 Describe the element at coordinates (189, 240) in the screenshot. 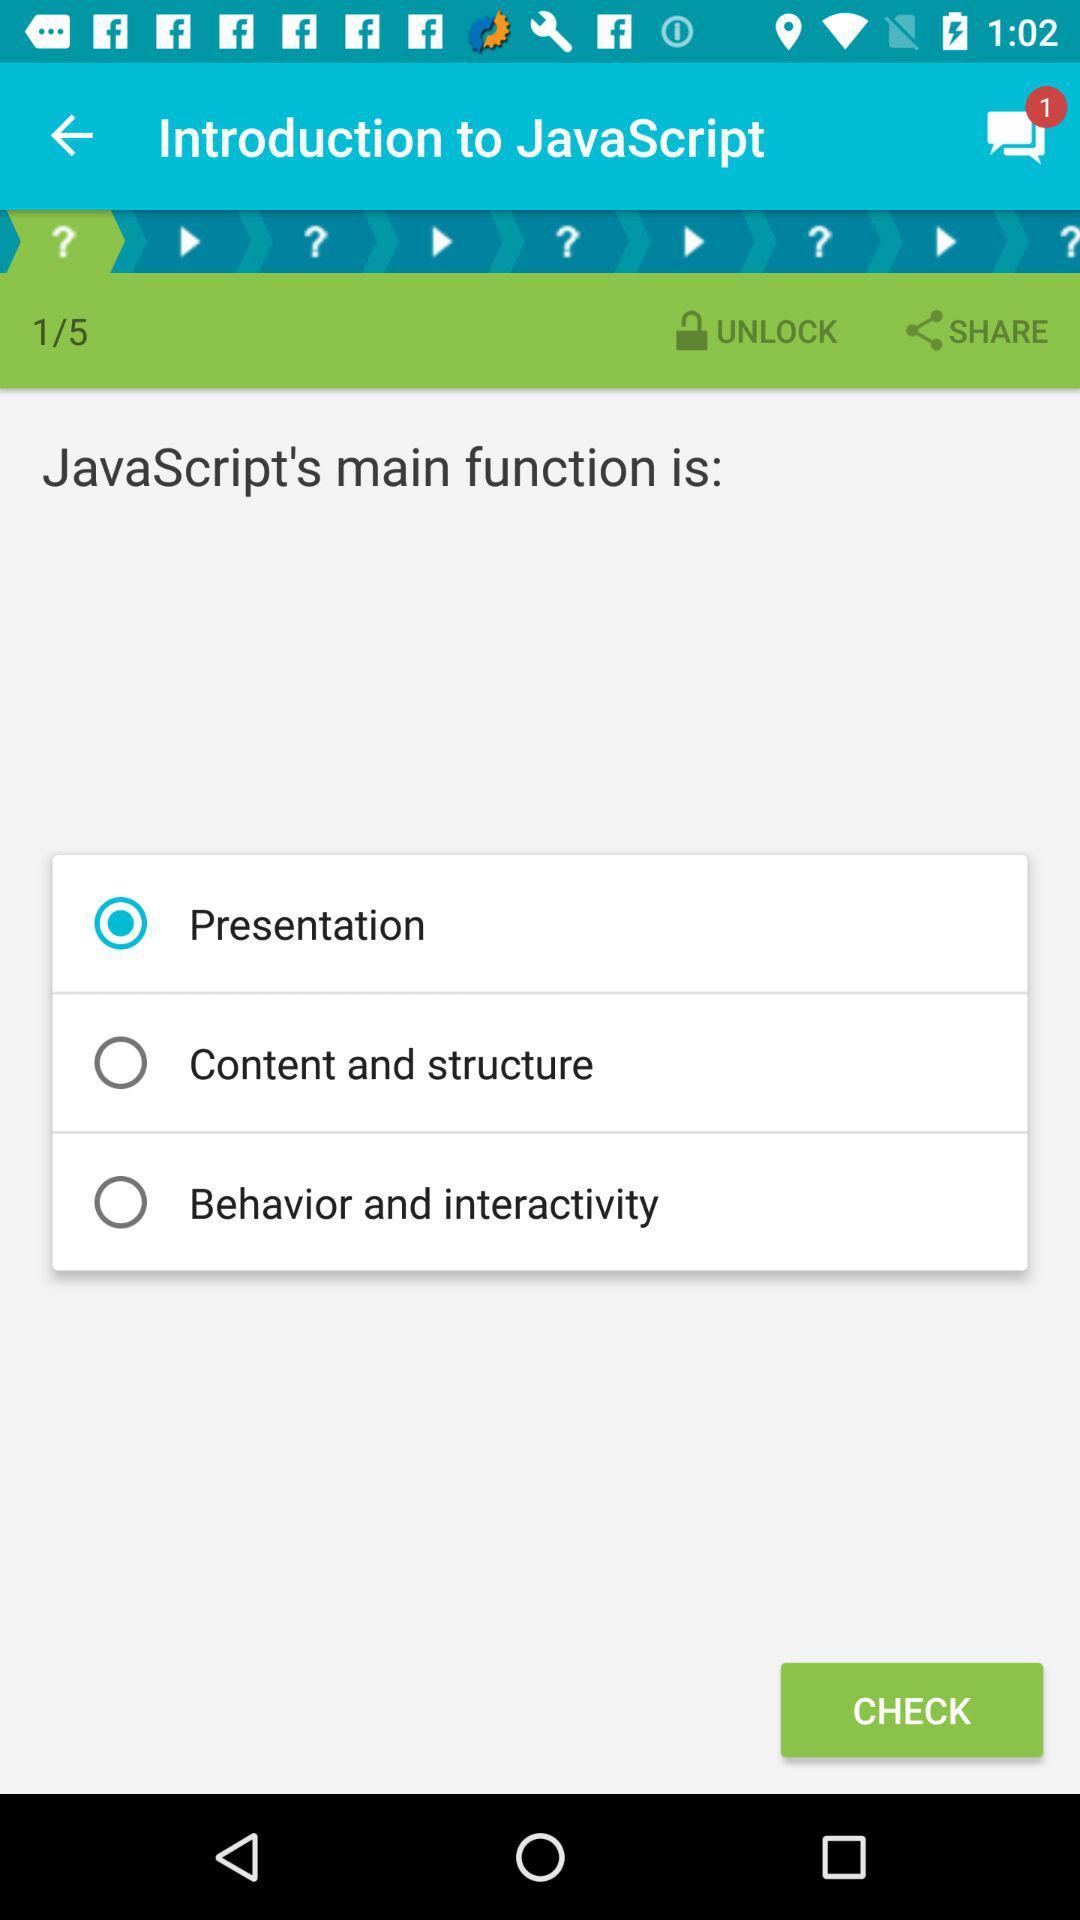

I see `option` at that location.